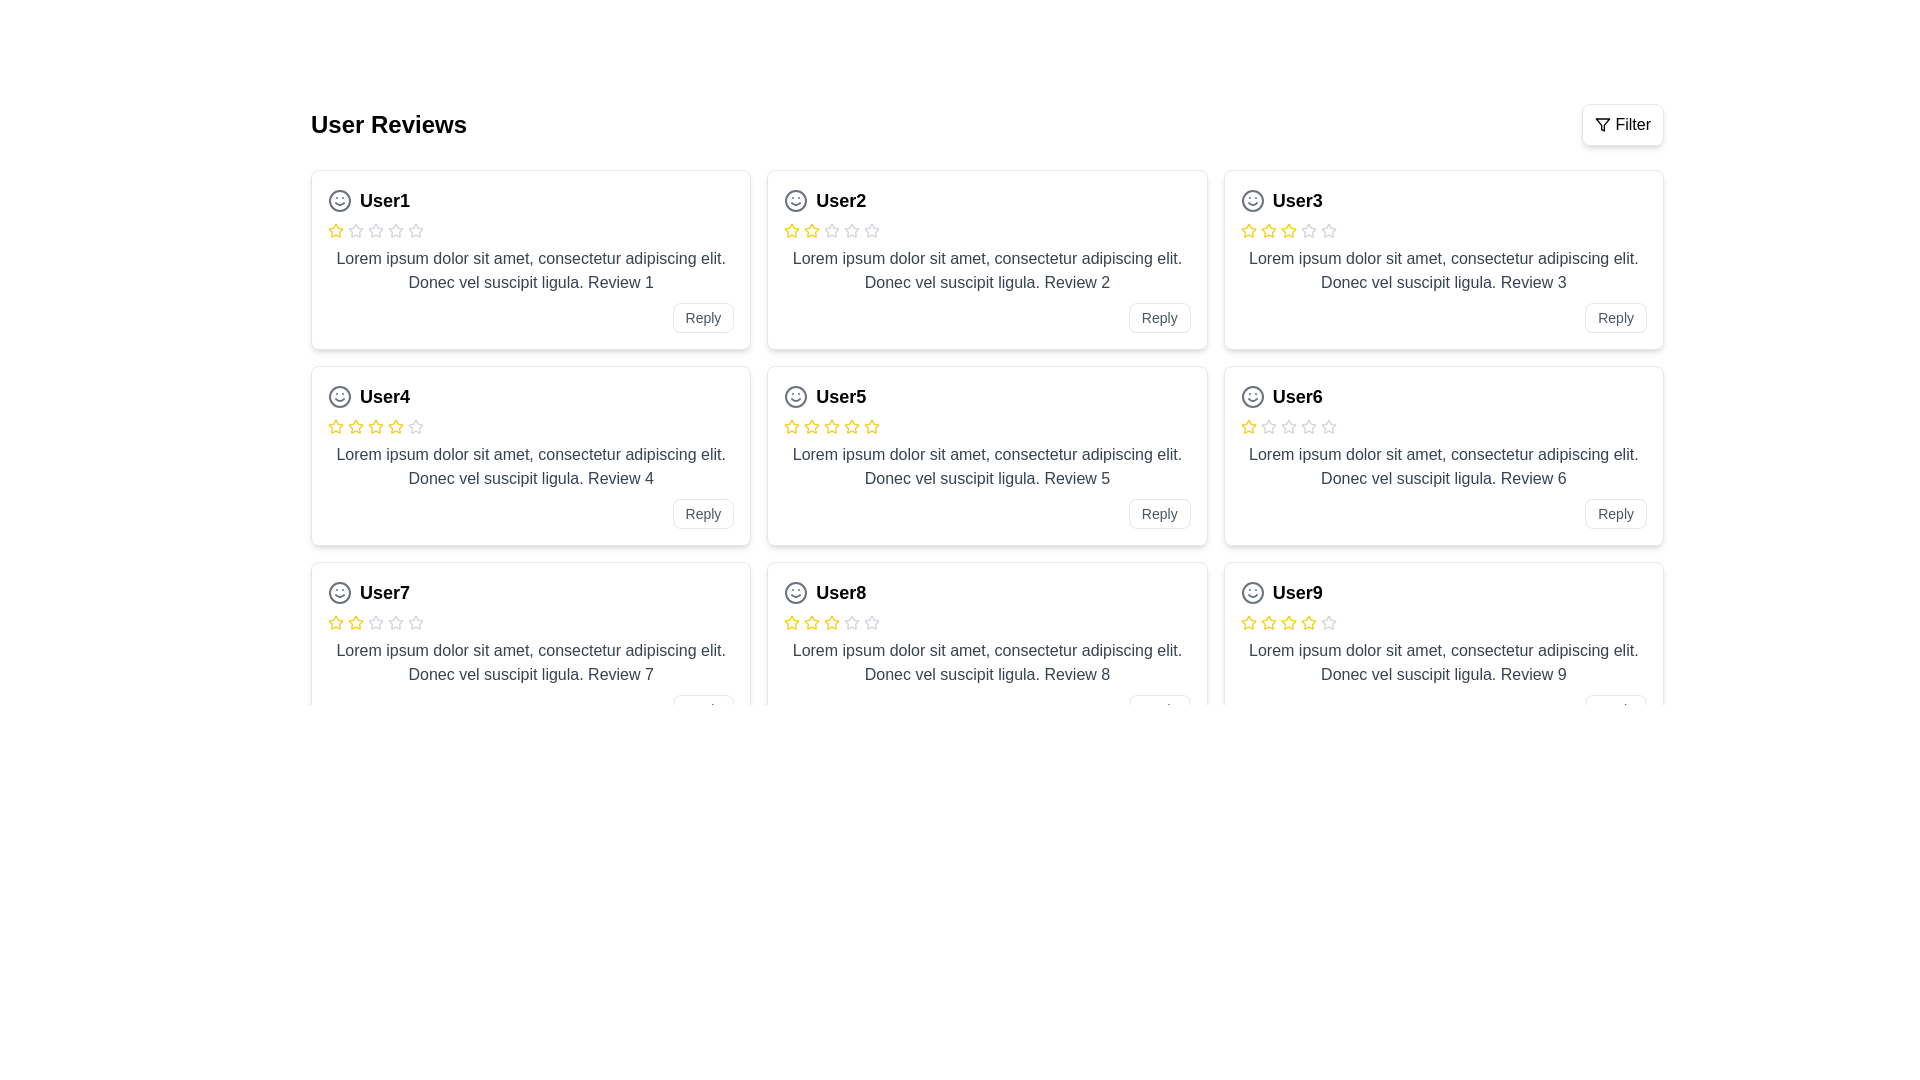 The width and height of the screenshot is (1920, 1080). Describe the element at coordinates (355, 426) in the screenshot. I see `the third star icon in the rating component for the user review of 'User4', located in the second row, left of the text` at that location.